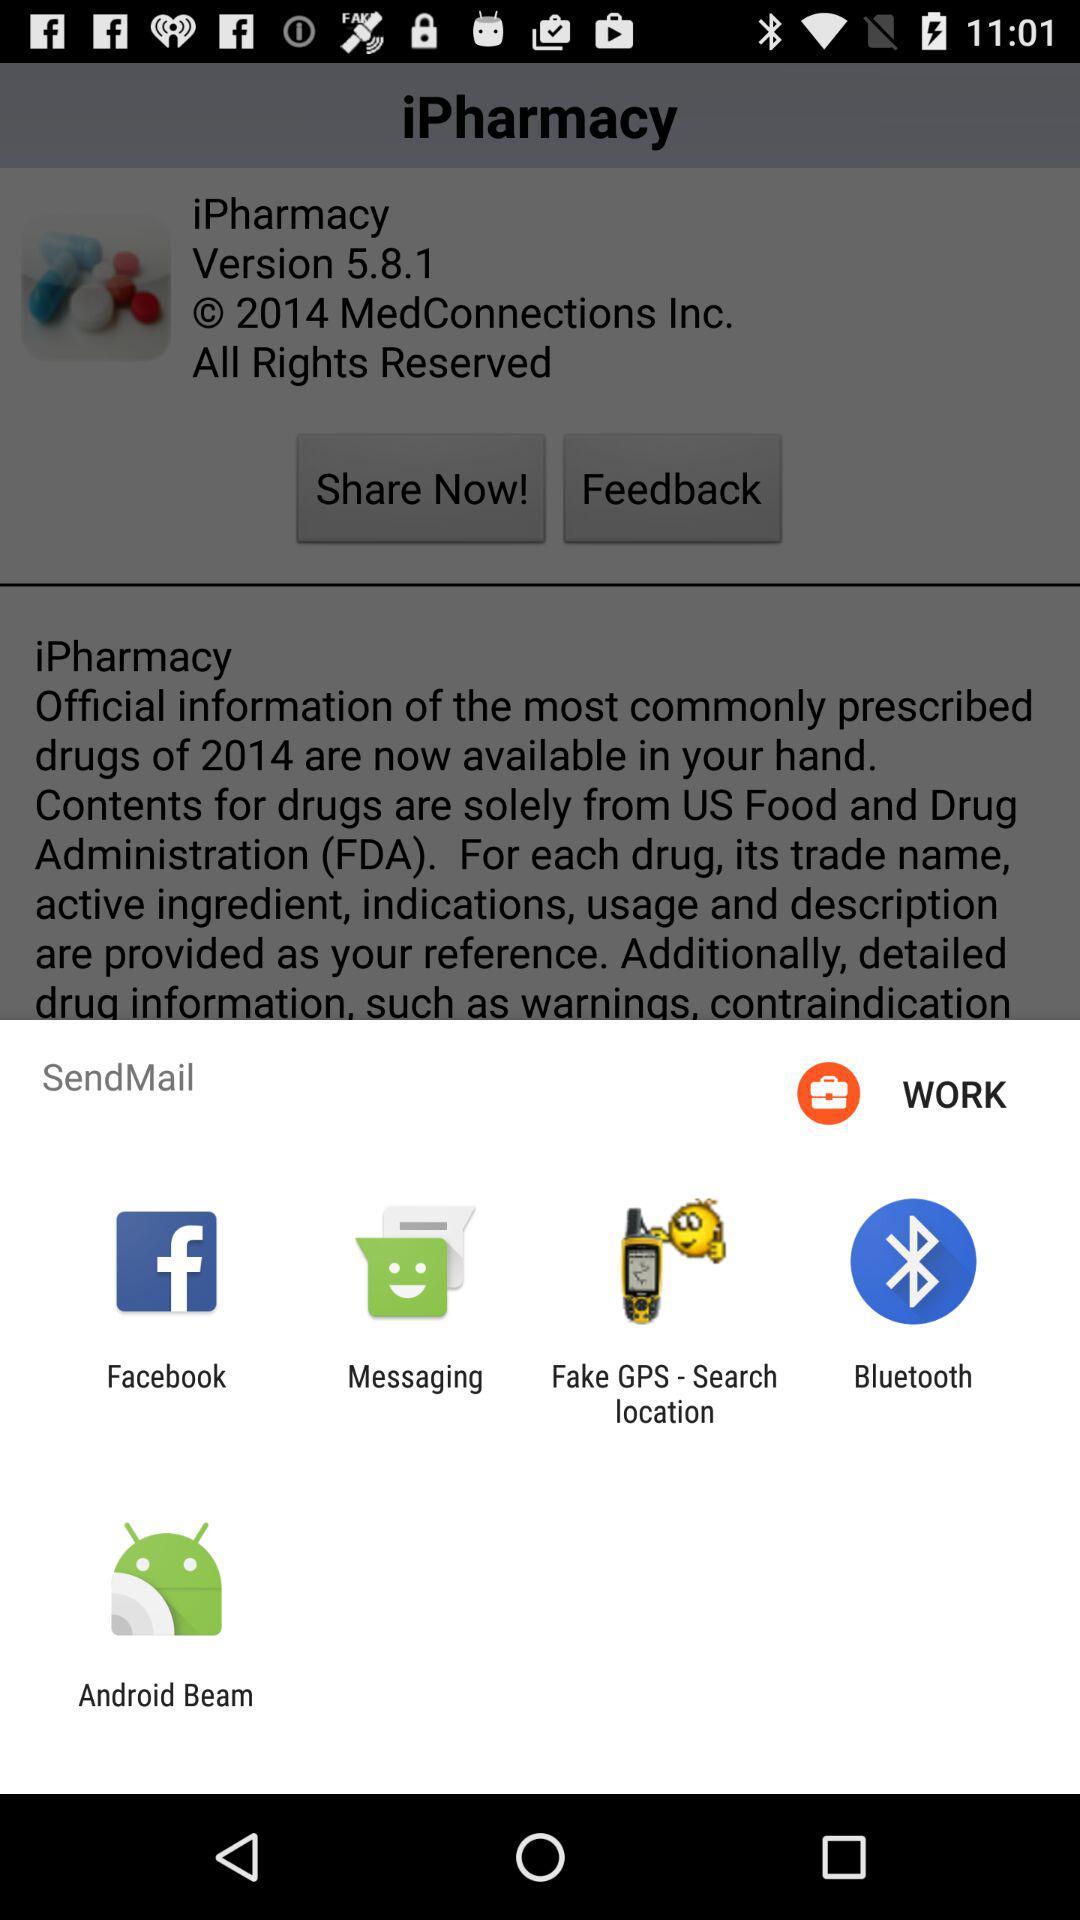  I want to click on messaging app, so click(414, 1392).